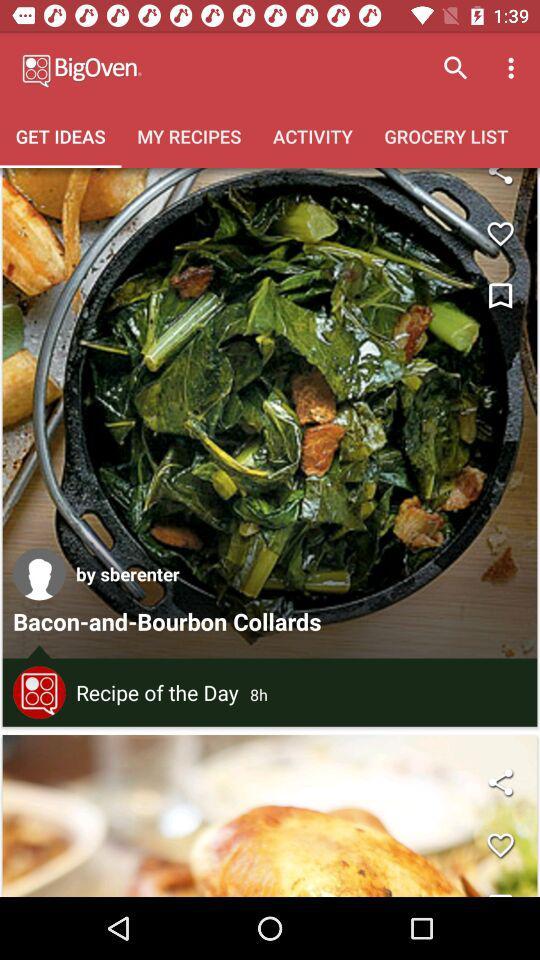  What do you see at coordinates (499, 844) in the screenshot?
I see `it` at bounding box center [499, 844].